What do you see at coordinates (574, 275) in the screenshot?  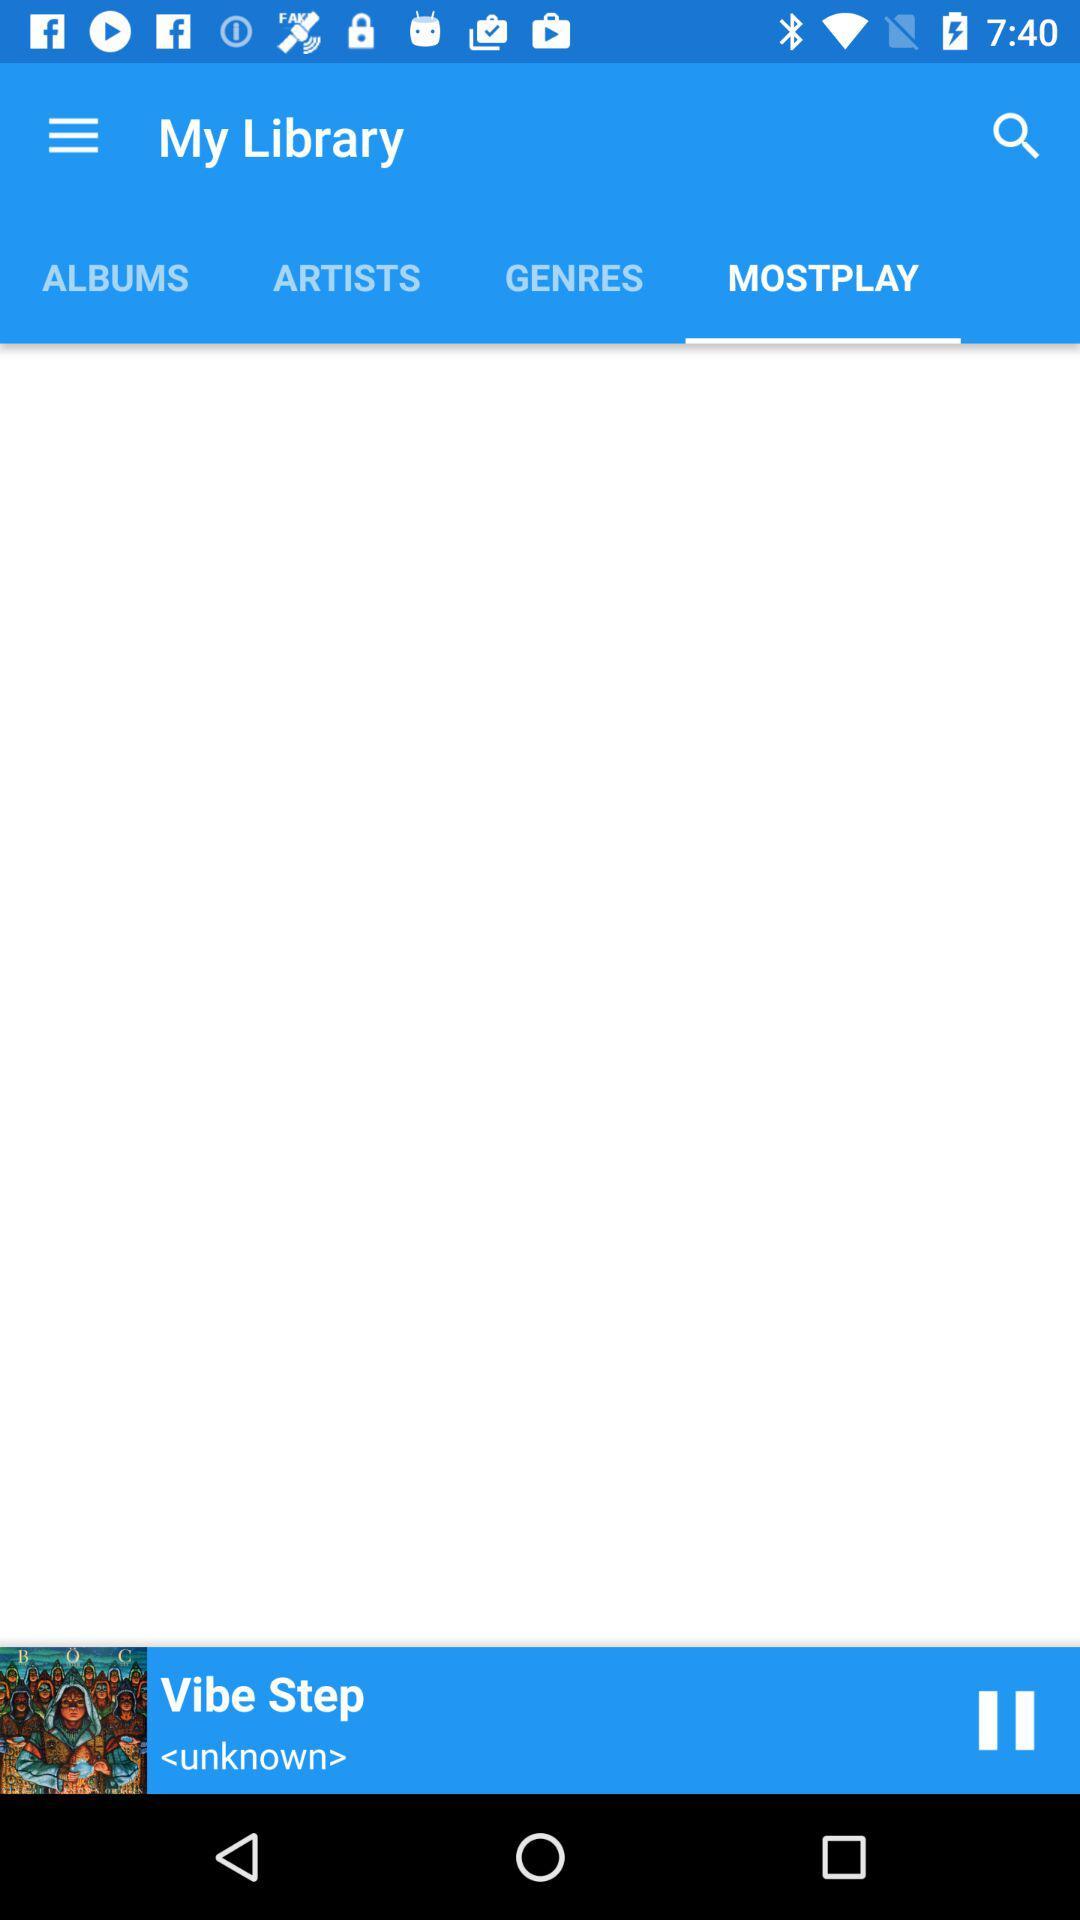 I see `genres app` at bounding box center [574, 275].